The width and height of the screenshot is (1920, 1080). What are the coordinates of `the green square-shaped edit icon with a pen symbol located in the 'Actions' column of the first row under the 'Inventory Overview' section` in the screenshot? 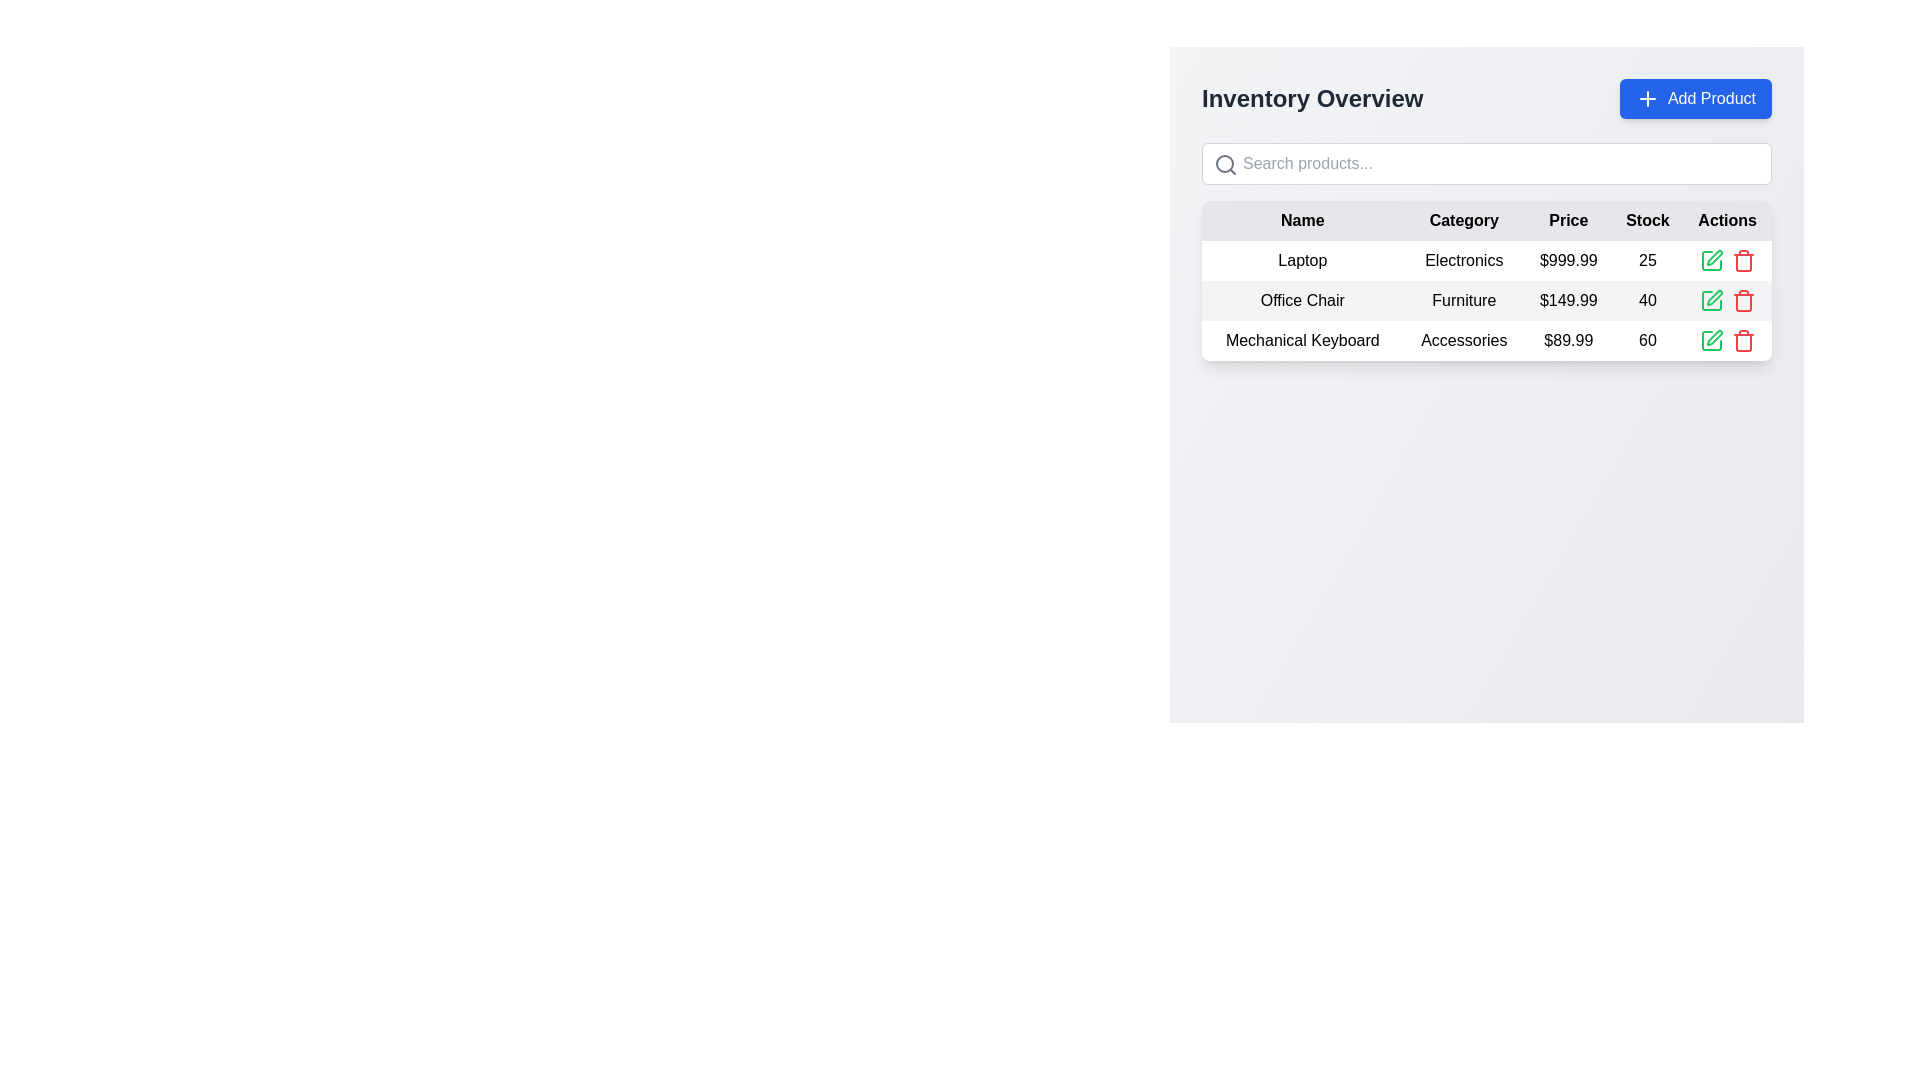 It's located at (1710, 260).